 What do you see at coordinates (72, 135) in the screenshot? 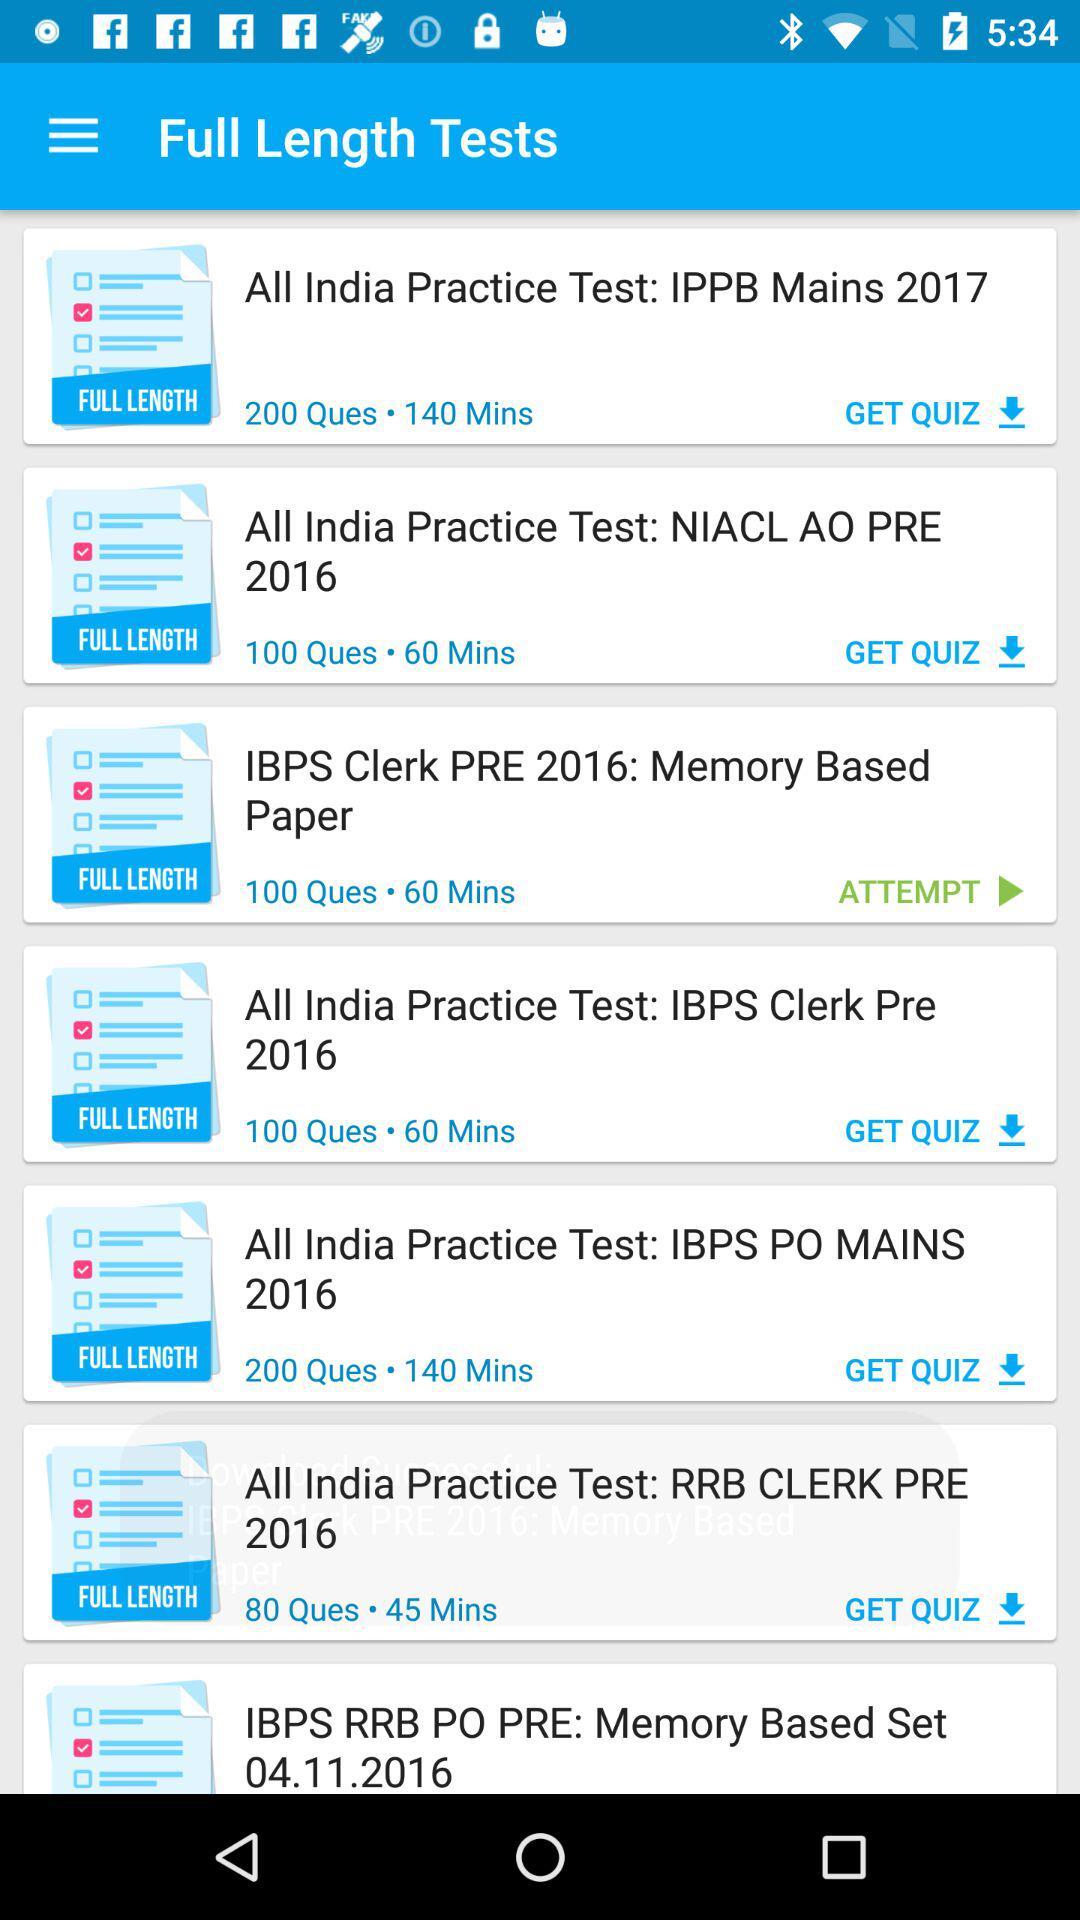
I see `the app to the left of the full length tests app` at bounding box center [72, 135].